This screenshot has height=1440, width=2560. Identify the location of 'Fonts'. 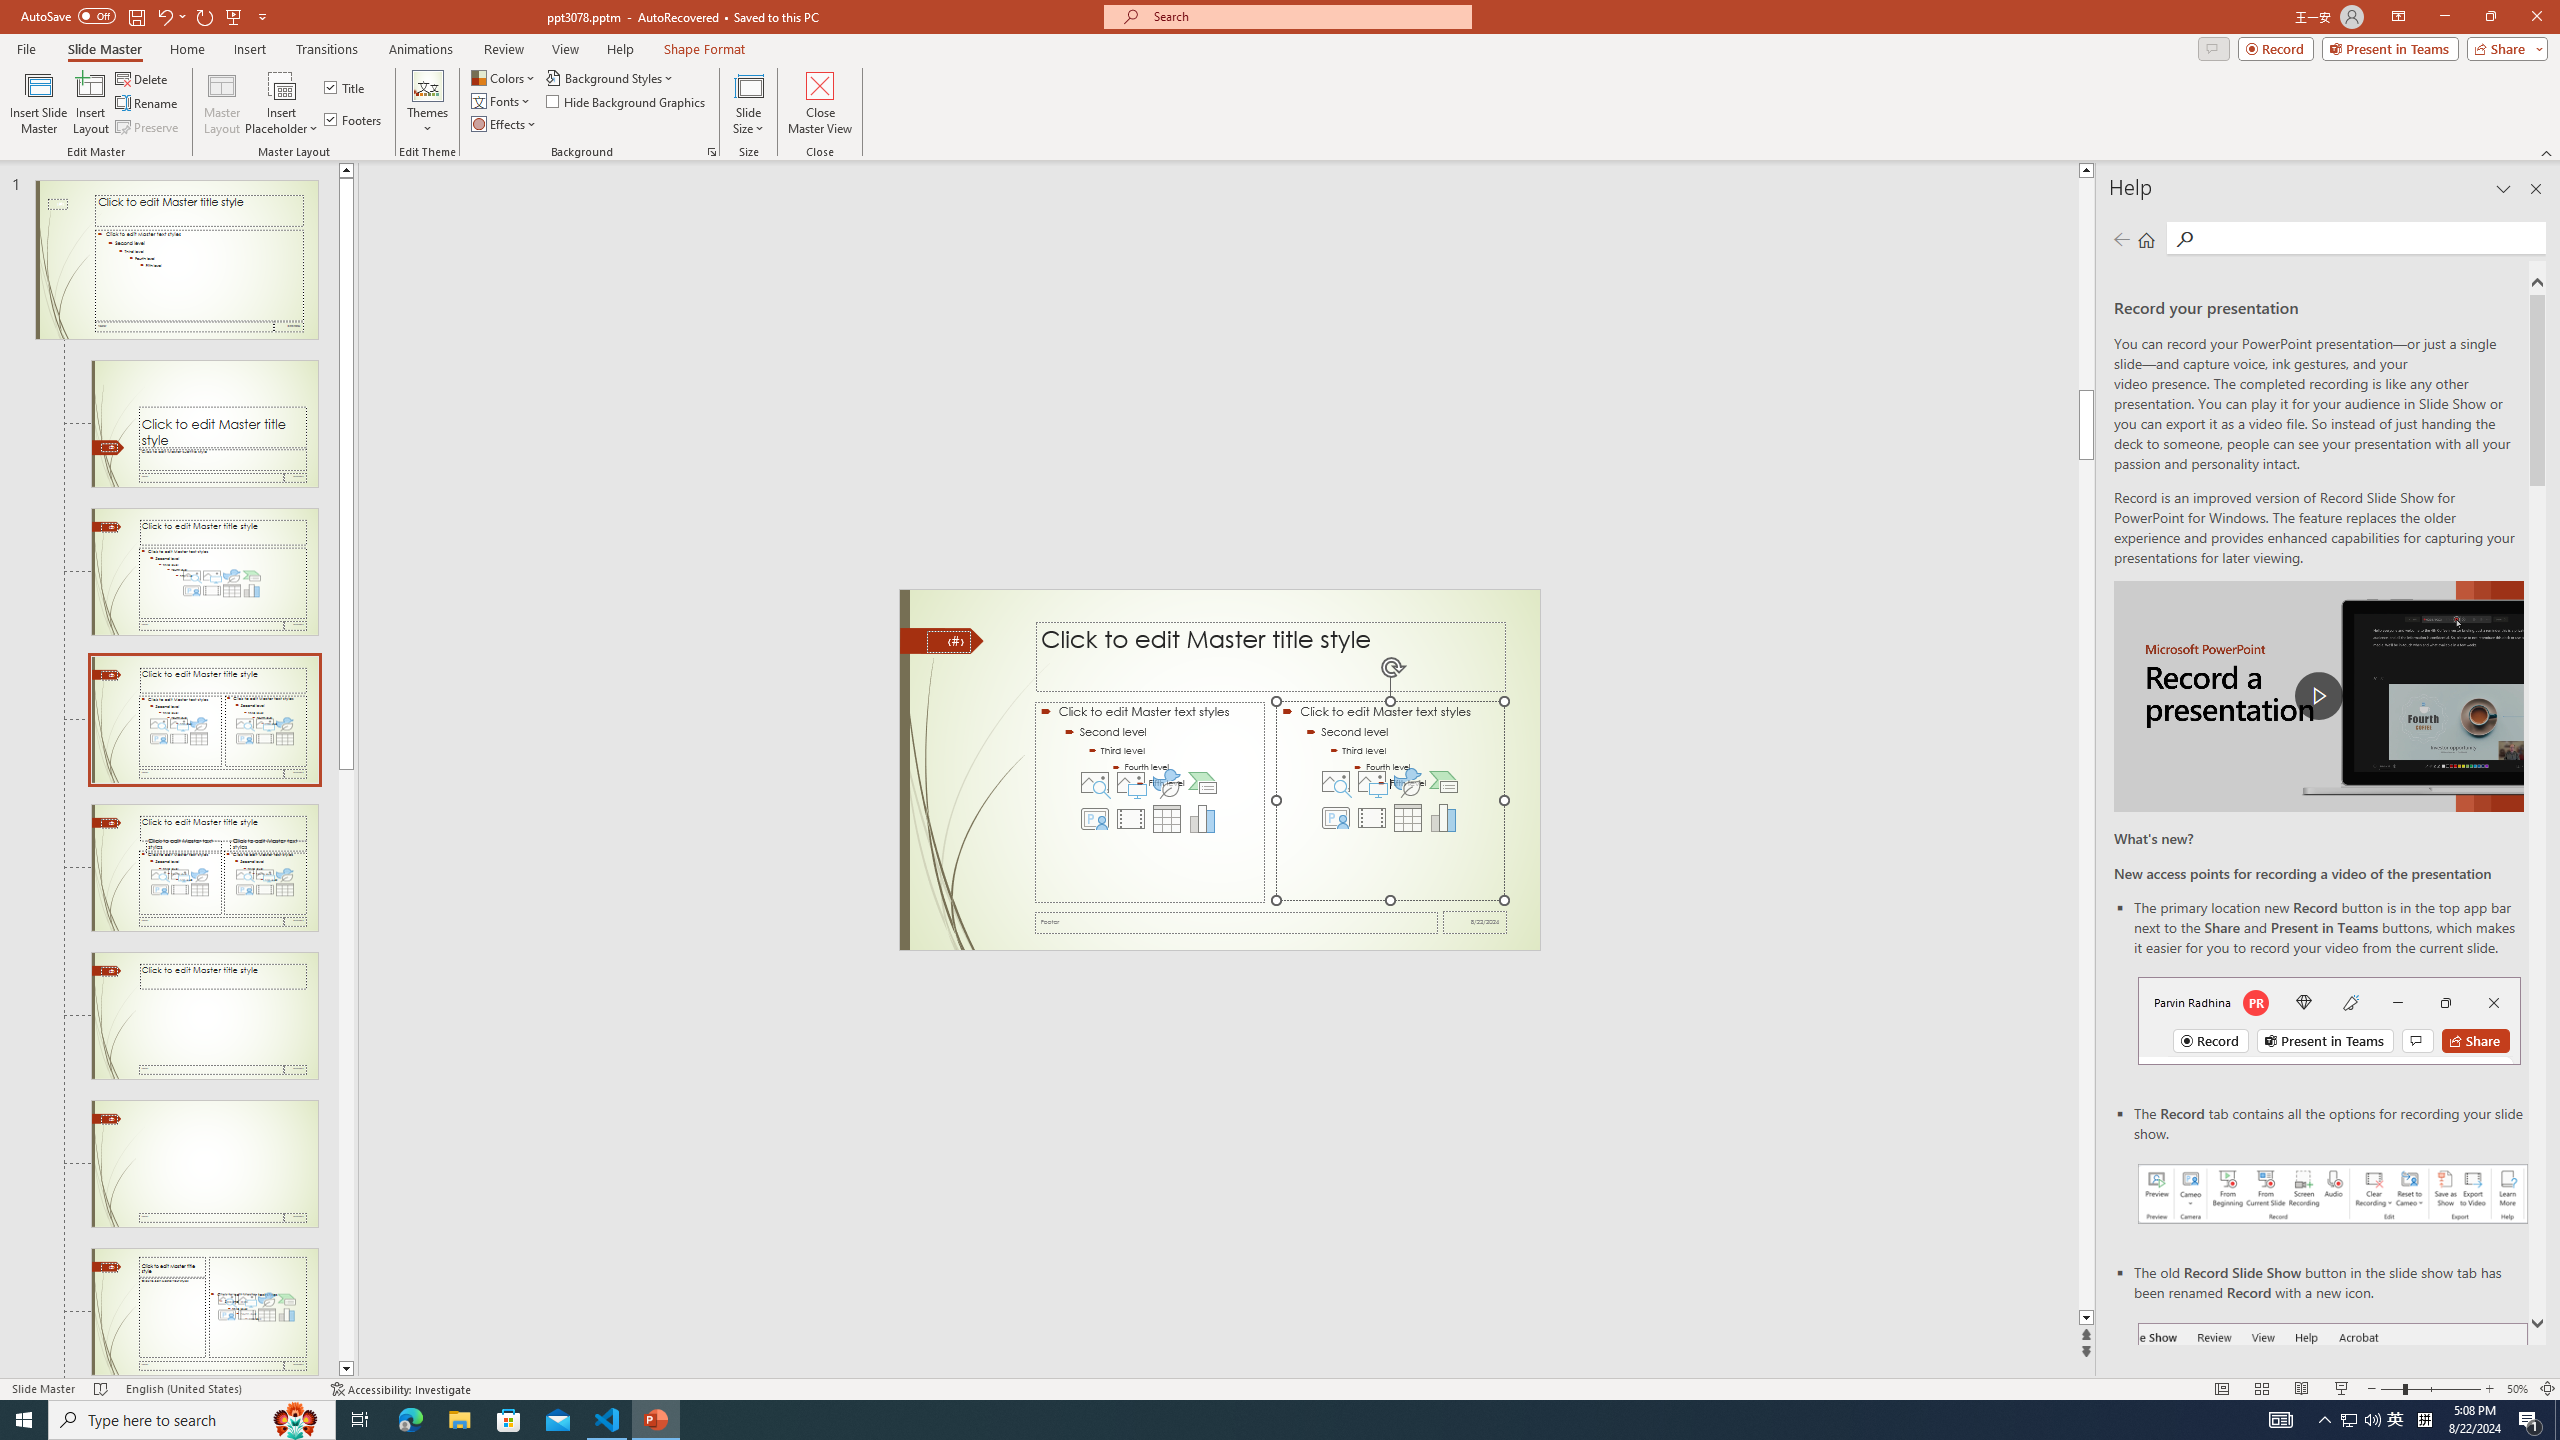
(502, 99).